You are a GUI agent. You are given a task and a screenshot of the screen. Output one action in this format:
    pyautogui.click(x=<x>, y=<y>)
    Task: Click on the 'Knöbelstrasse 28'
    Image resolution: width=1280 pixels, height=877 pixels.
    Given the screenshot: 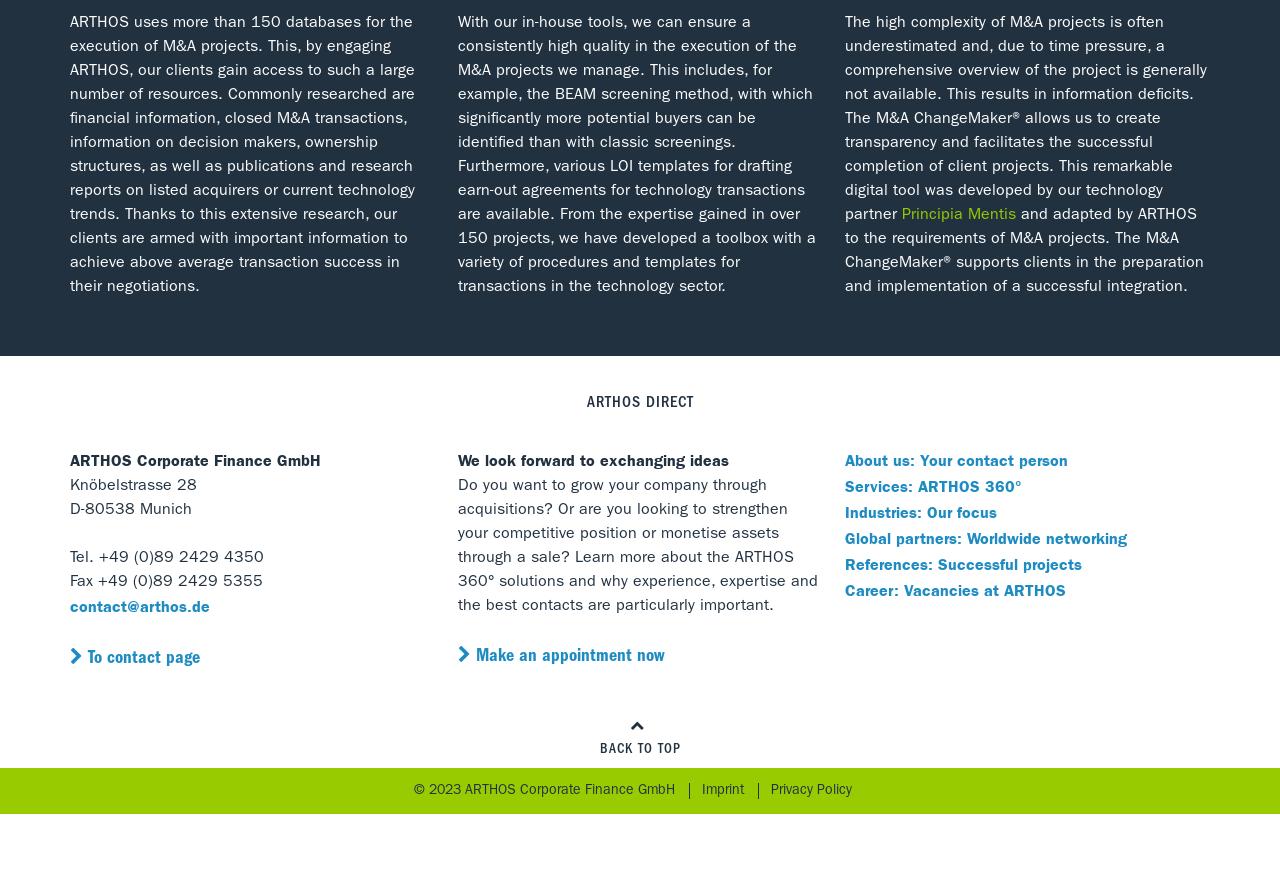 What is the action you would take?
    pyautogui.click(x=132, y=486)
    